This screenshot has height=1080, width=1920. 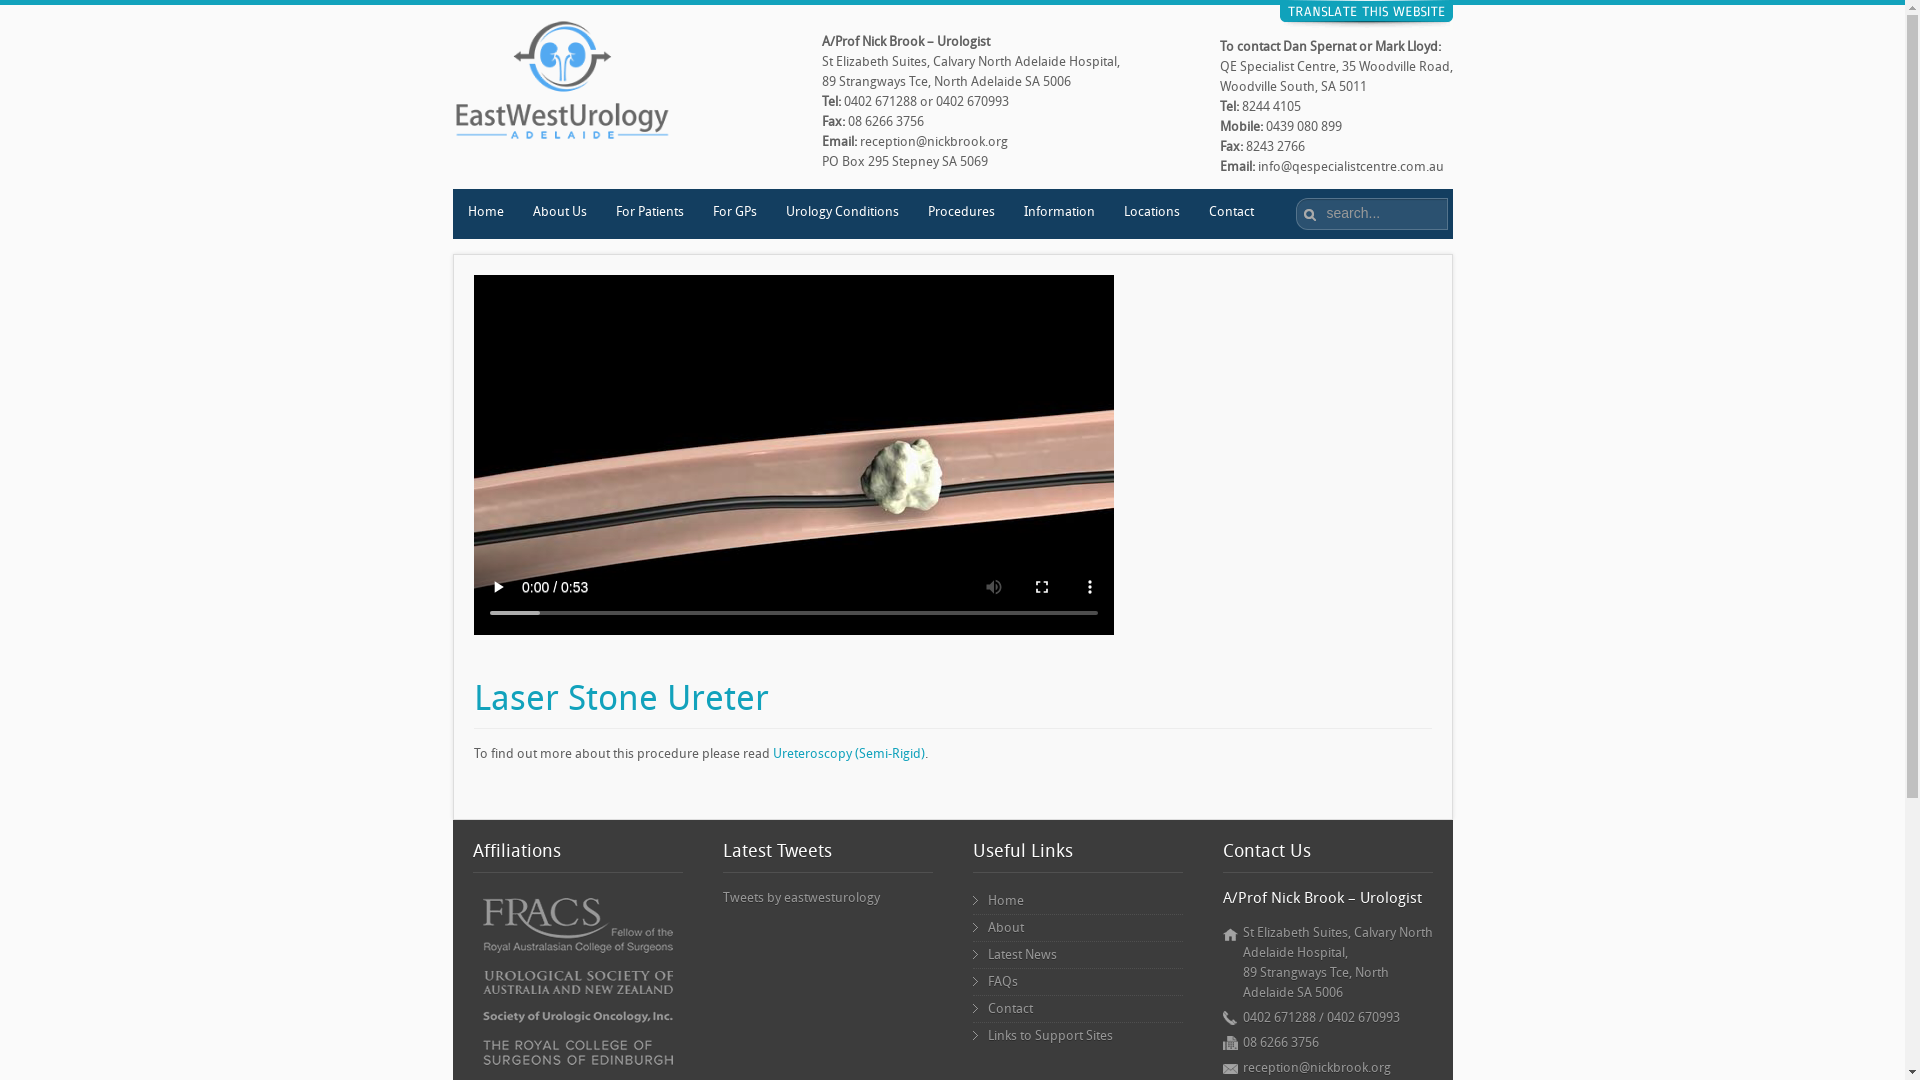 I want to click on 'Tweets by eastwesturology', so click(x=800, y=896).